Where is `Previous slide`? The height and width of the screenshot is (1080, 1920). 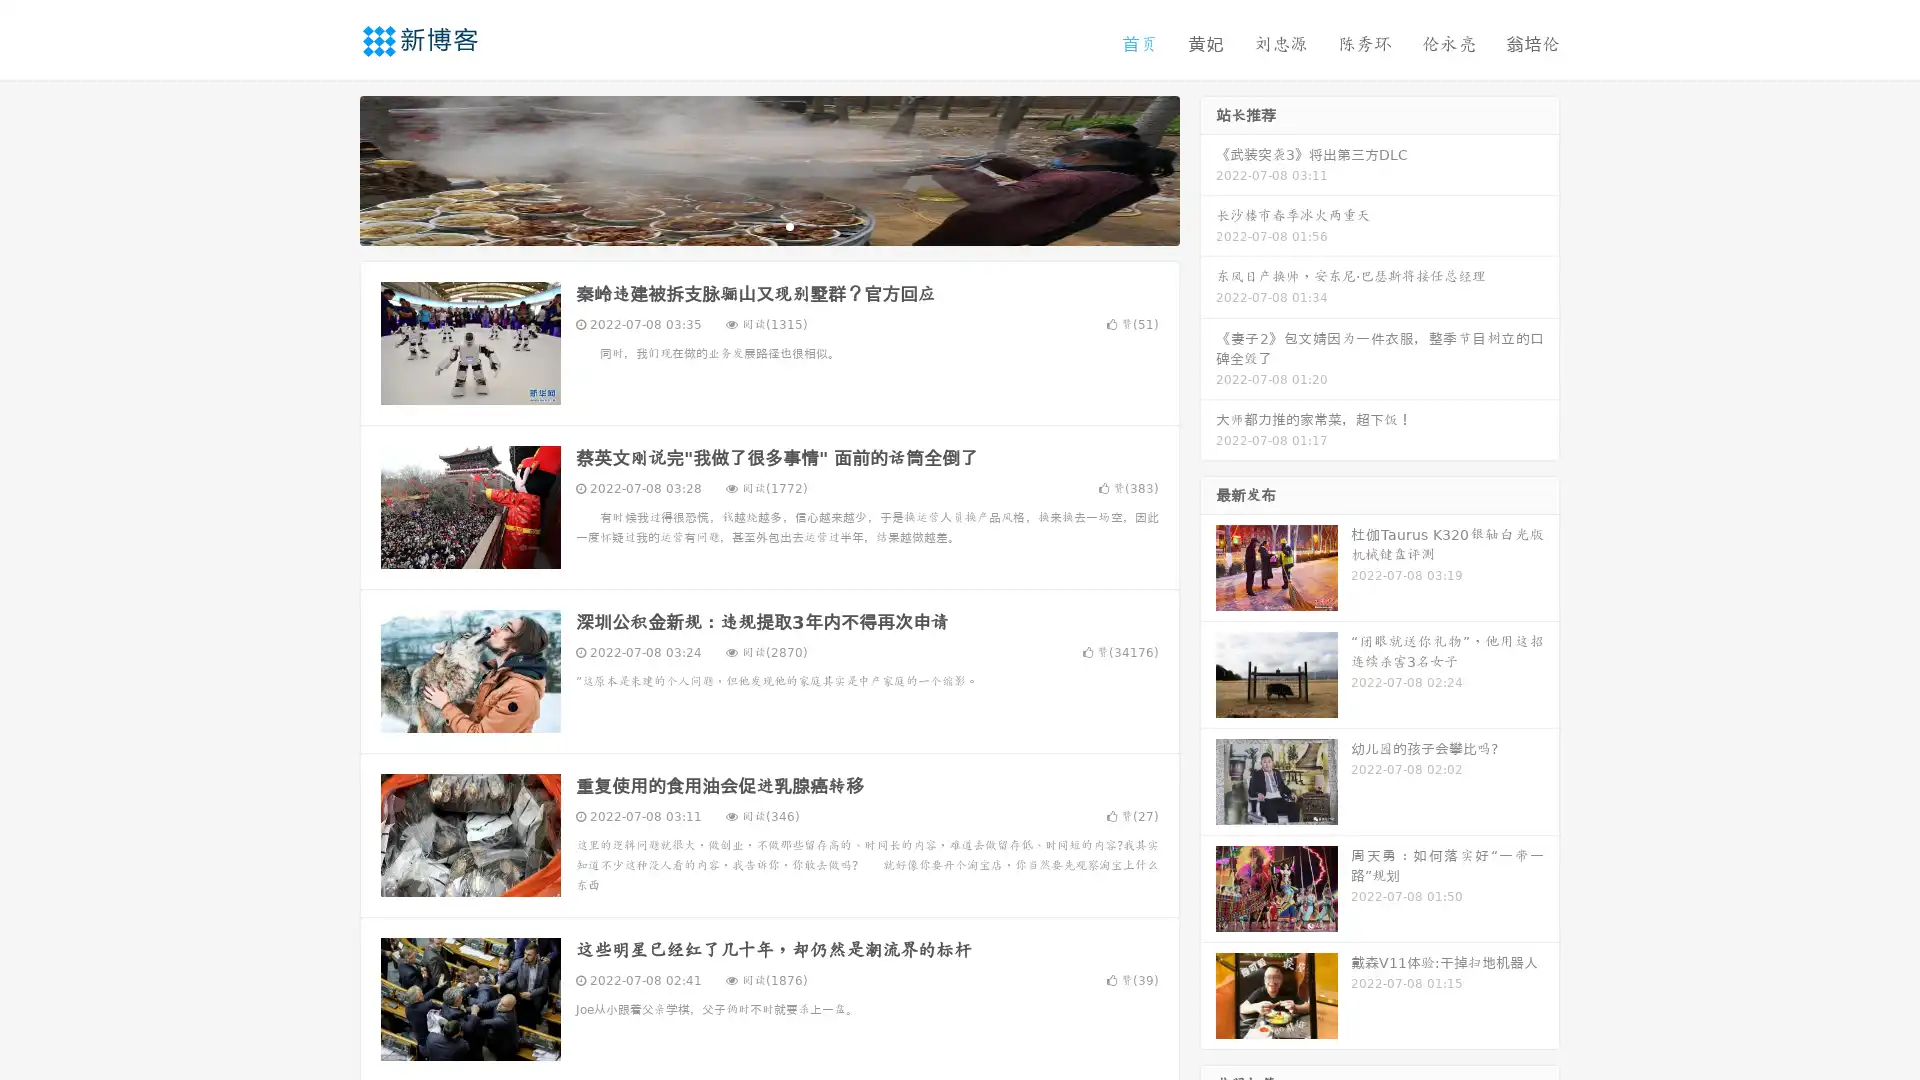
Previous slide is located at coordinates (330, 168).